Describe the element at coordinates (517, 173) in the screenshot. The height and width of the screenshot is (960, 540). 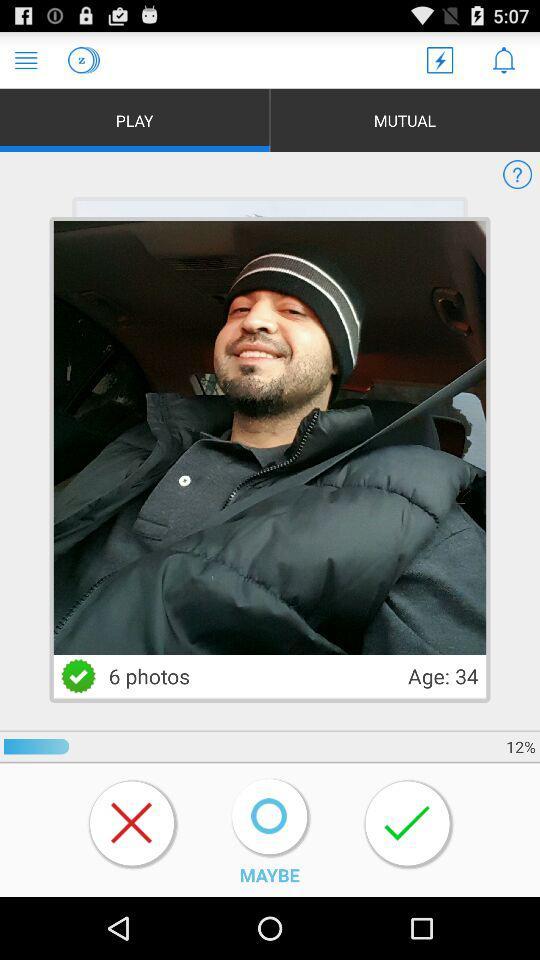
I see `help icon` at that location.